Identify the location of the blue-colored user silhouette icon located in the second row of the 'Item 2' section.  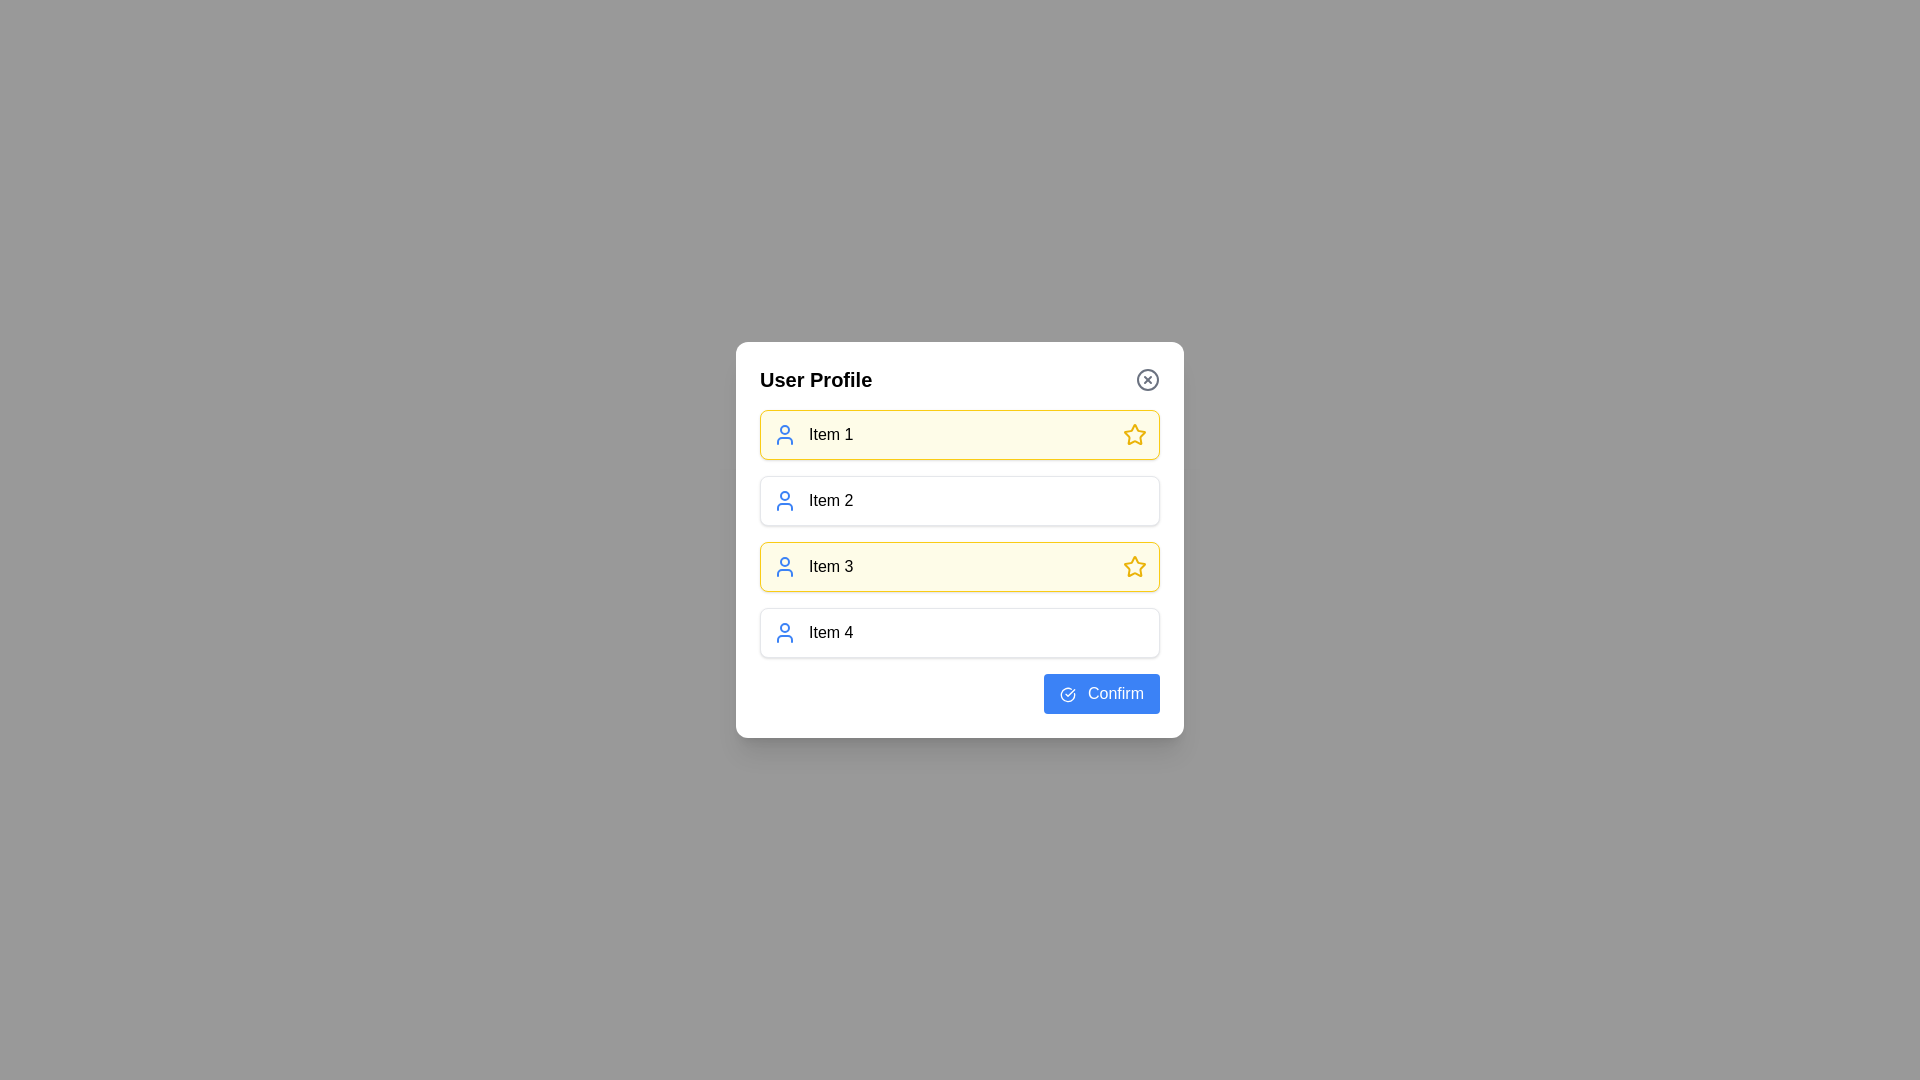
(784, 500).